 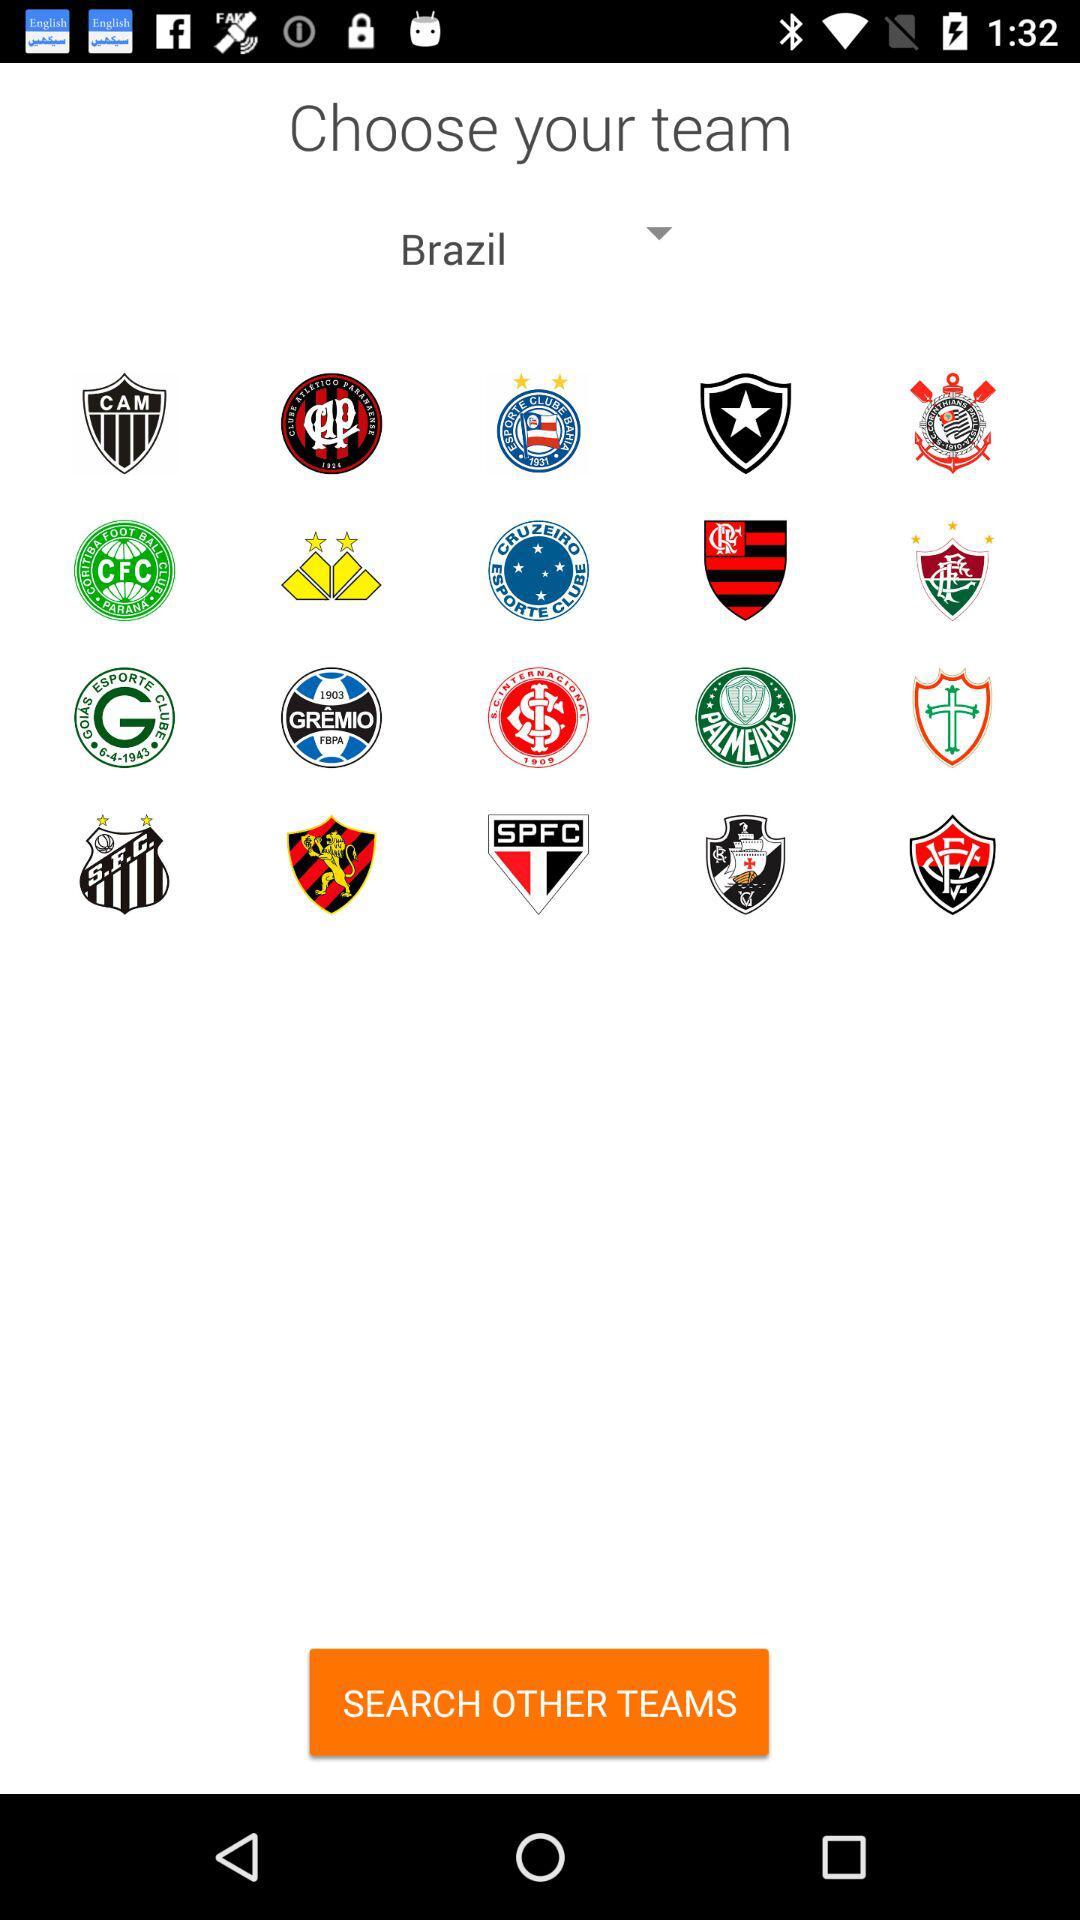 I want to click on clube de regatas do flamengo, so click(x=745, y=569).